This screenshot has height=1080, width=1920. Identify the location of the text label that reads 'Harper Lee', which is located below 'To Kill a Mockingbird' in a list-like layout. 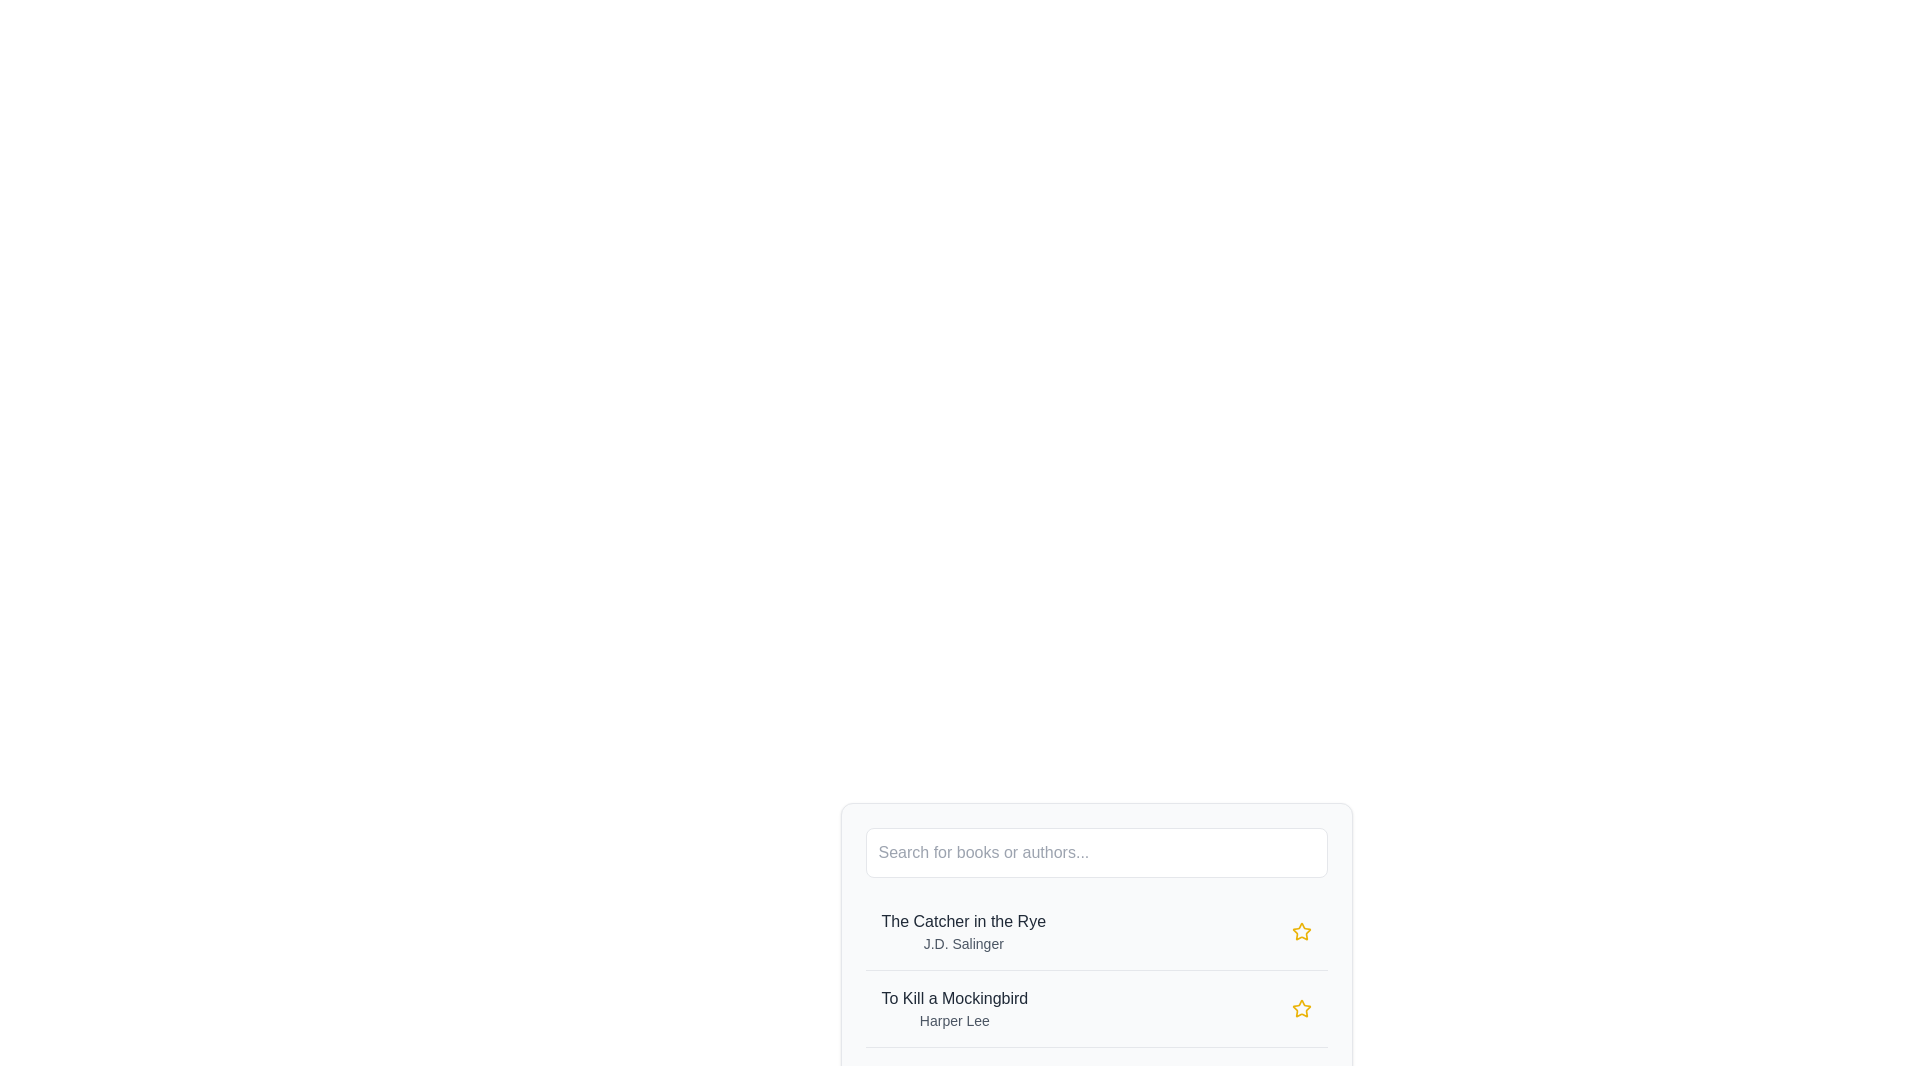
(953, 1021).